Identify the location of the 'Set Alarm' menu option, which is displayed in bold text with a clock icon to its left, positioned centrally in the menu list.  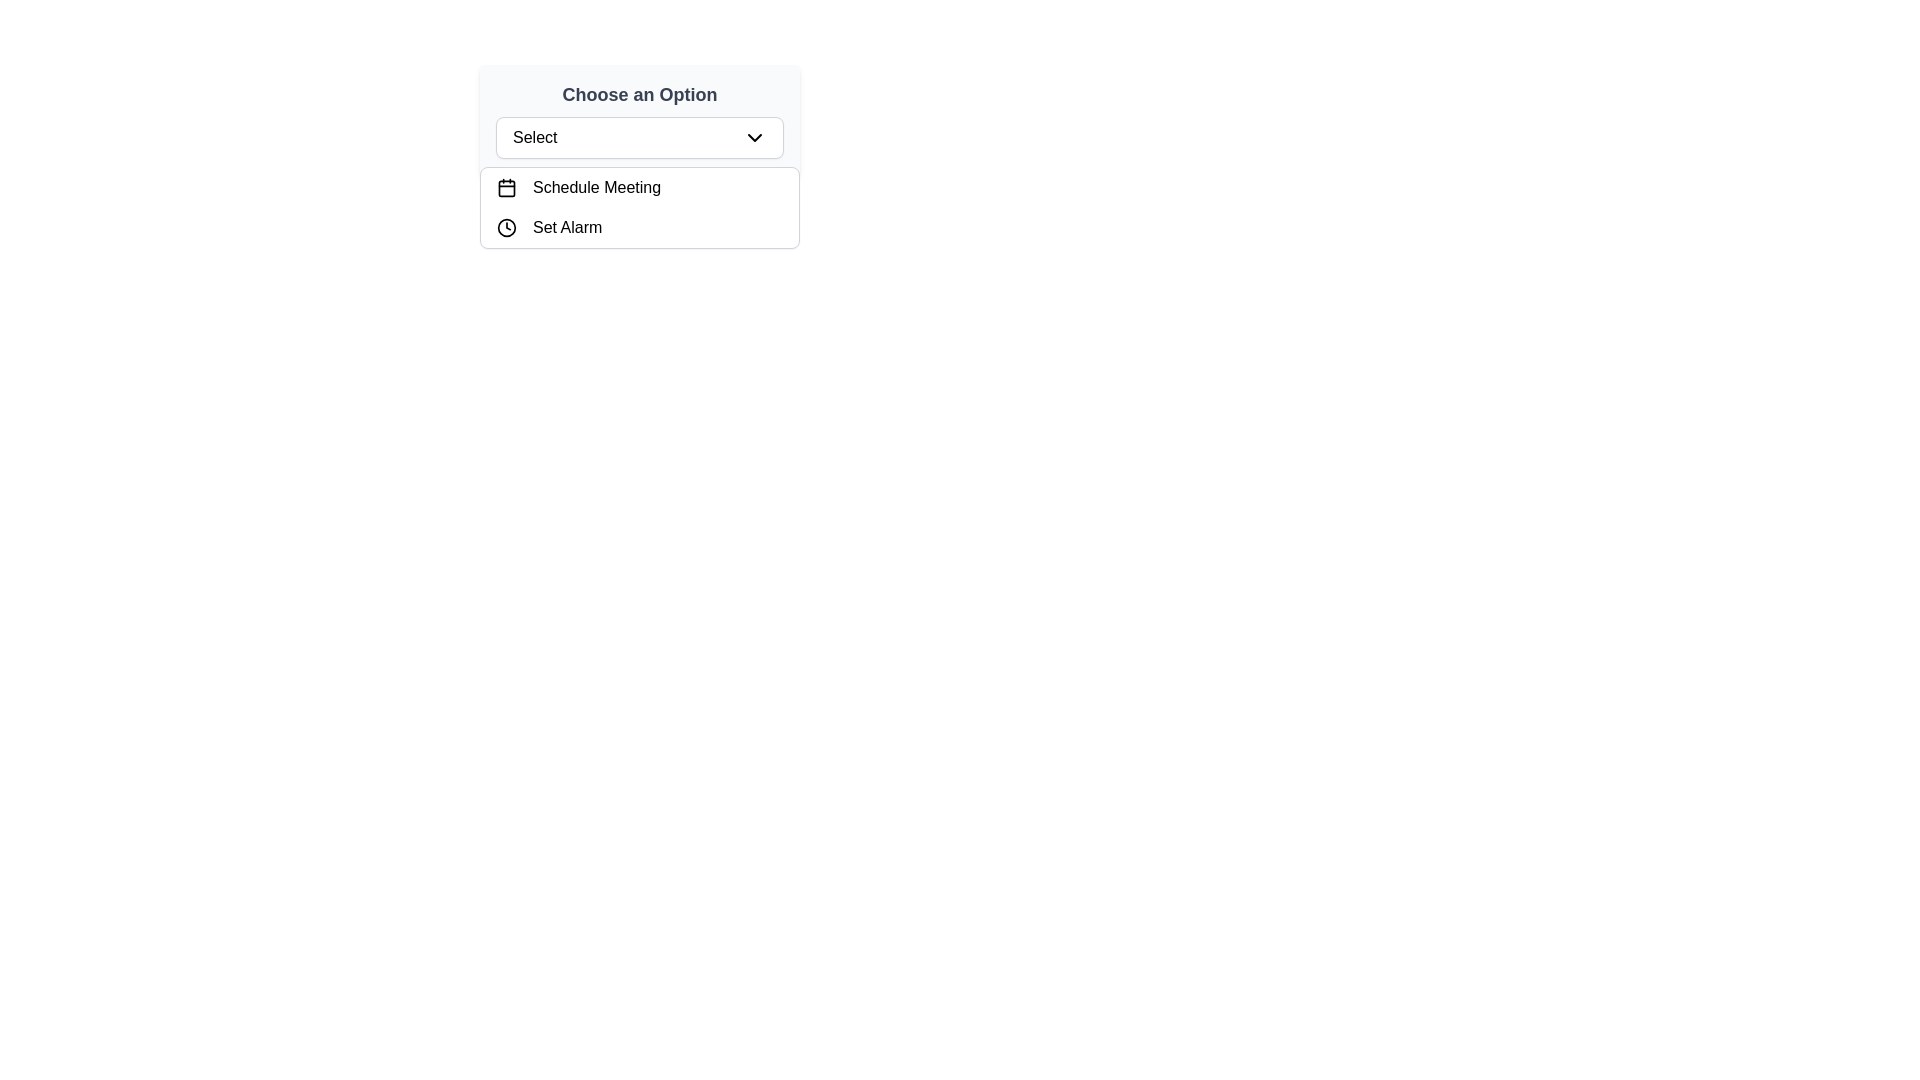
(566, 226).